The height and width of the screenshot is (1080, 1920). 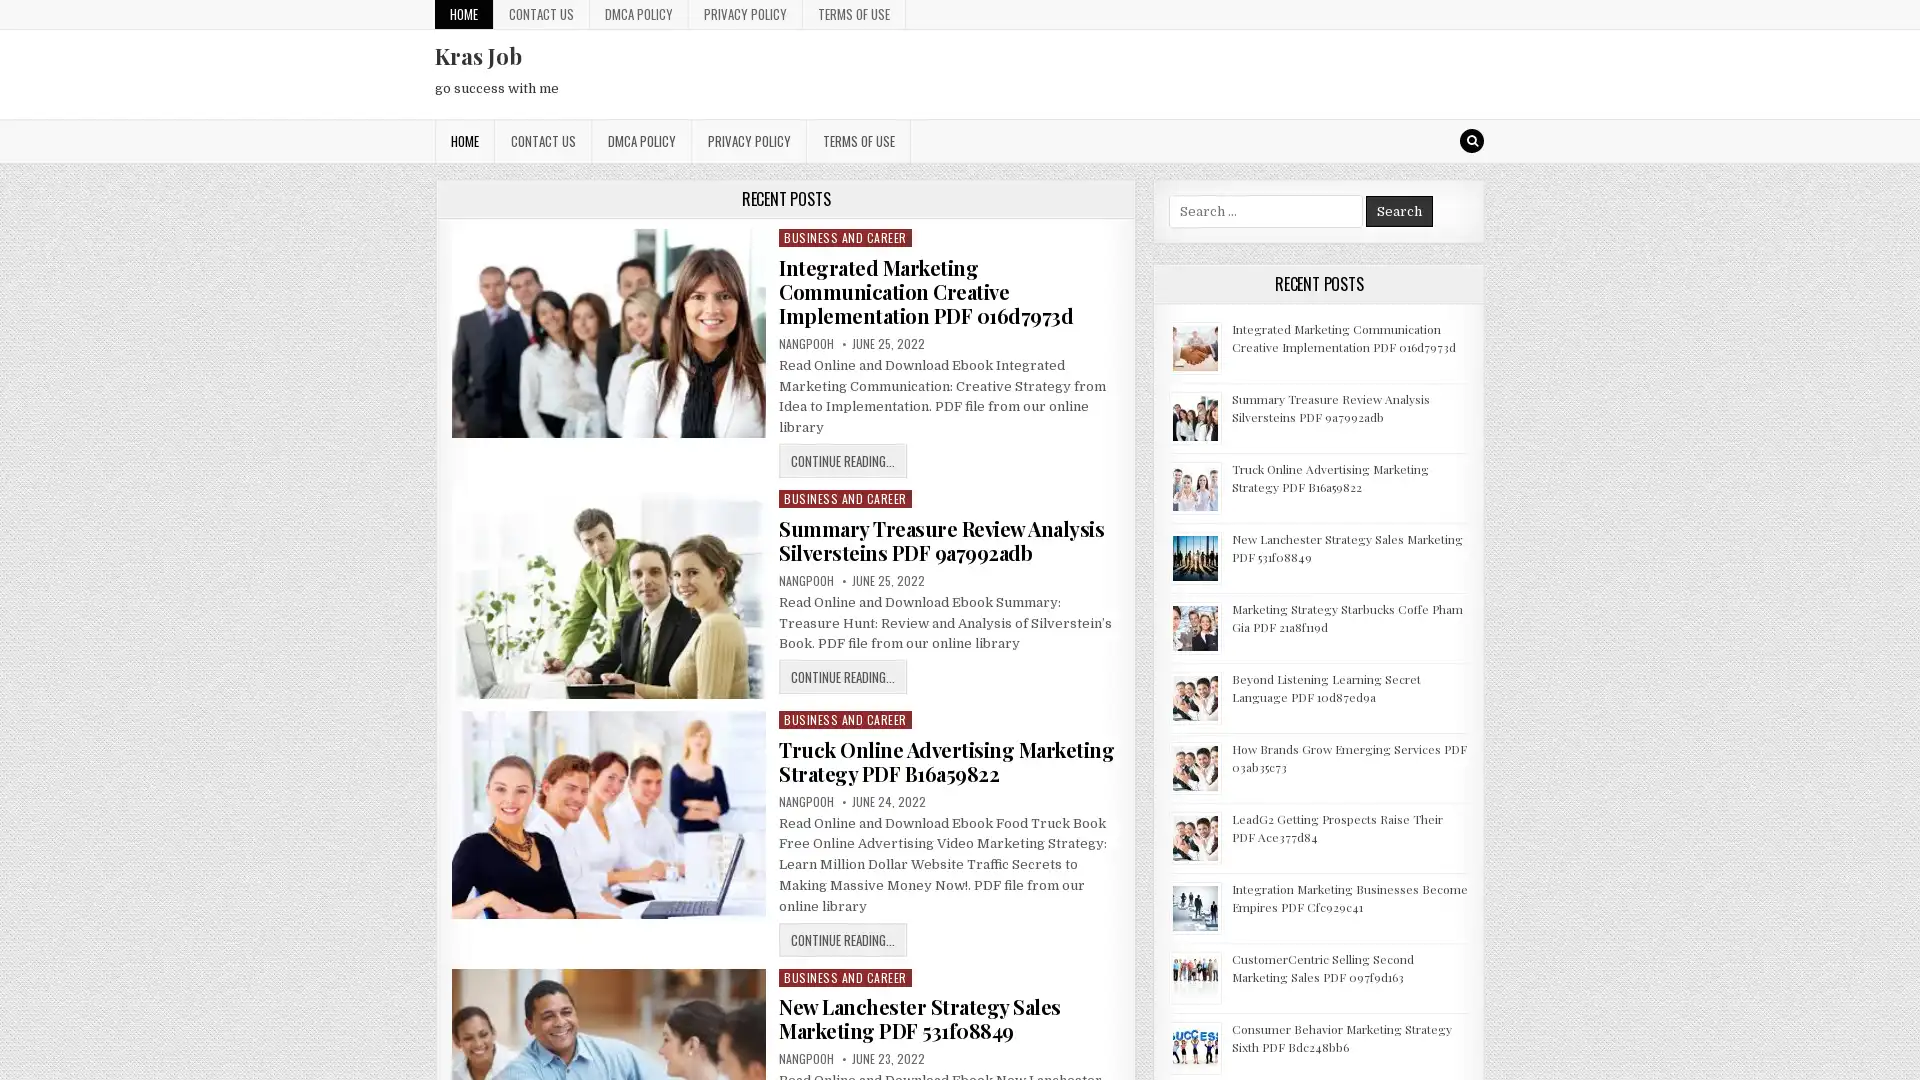 What do you see at coordinates (1398, 211) in the screenshot?
I see `Search` at bounding box center [1398, 211].